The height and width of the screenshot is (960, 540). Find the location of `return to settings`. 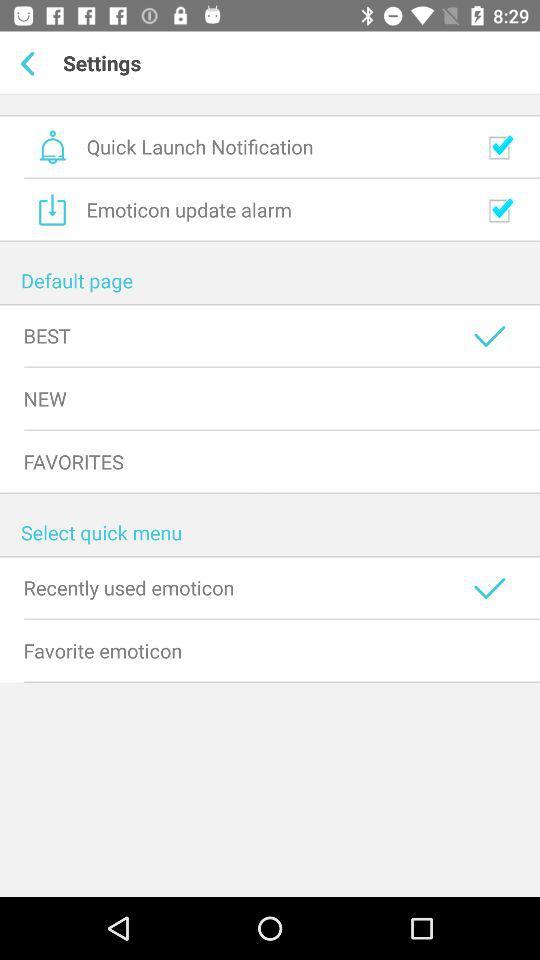

return to settings is located at coordinates (30, 63).